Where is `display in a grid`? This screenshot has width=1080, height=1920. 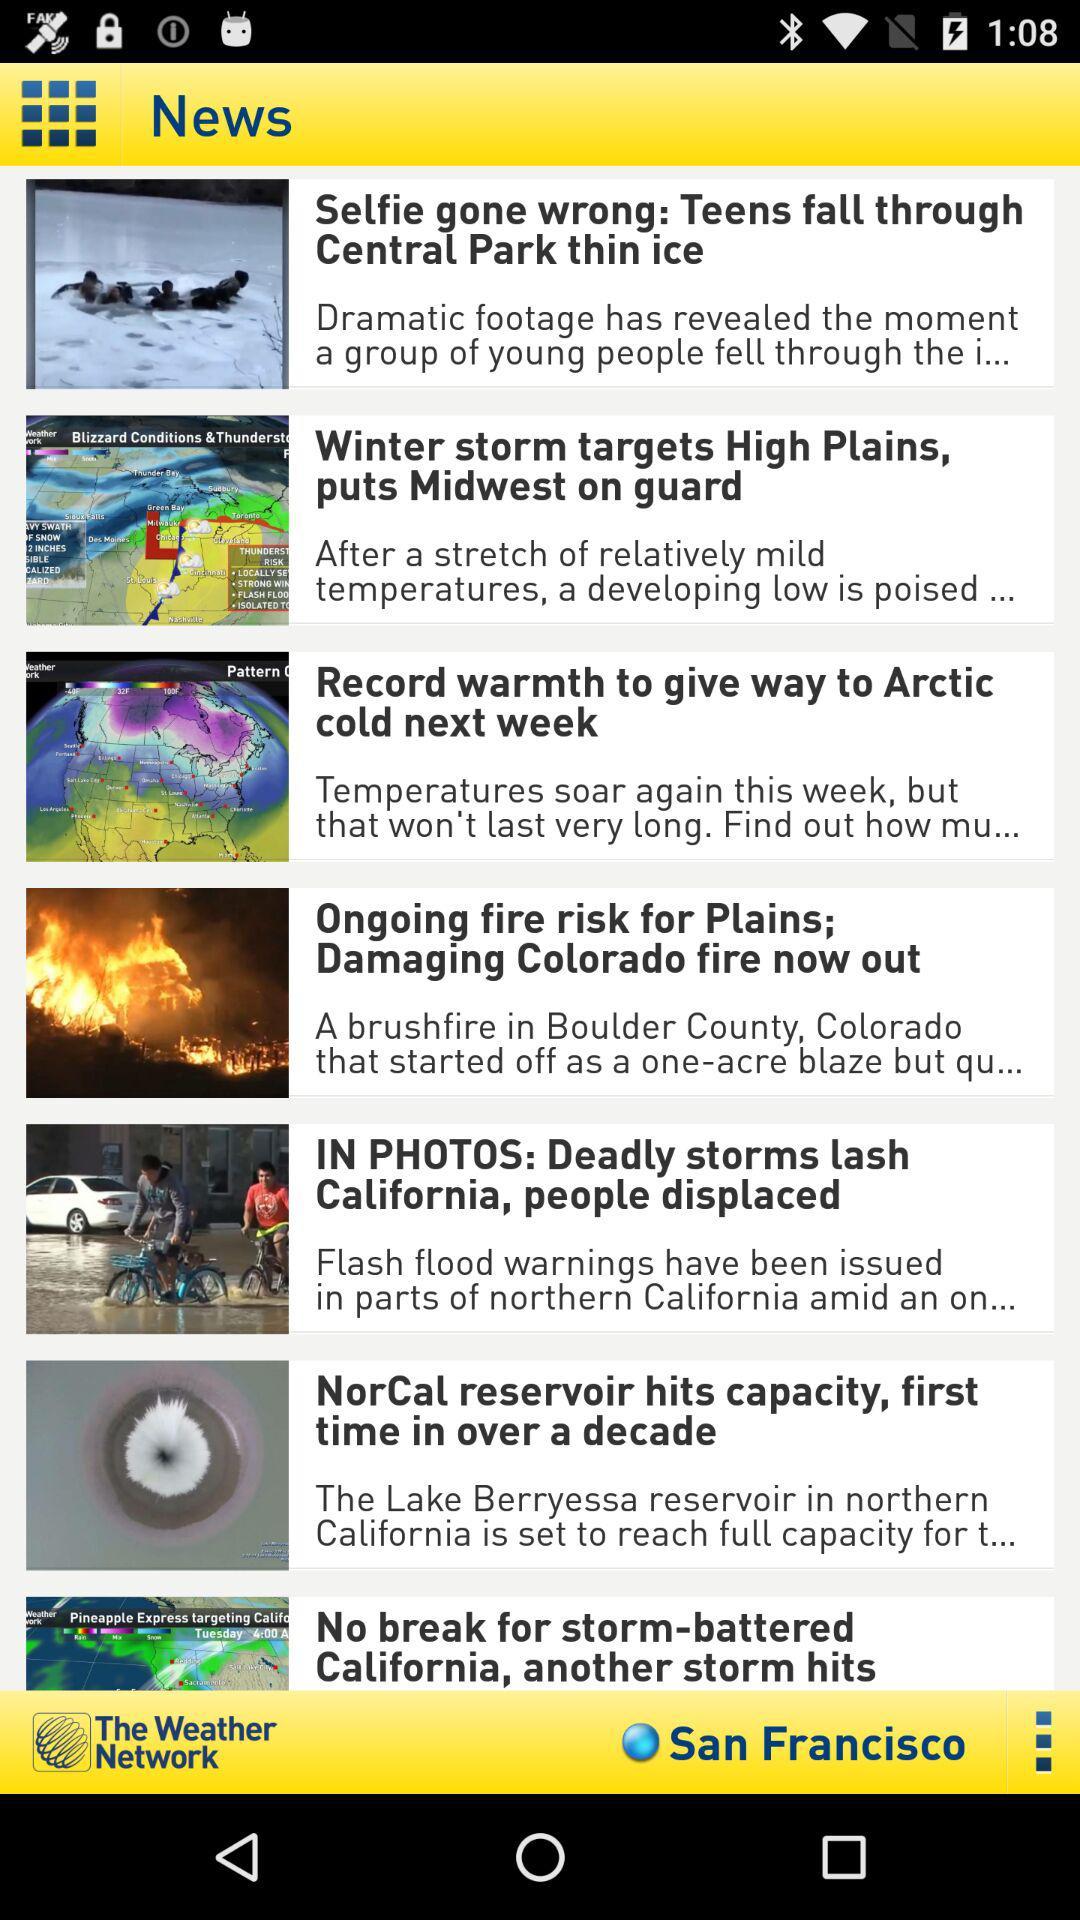 display in a grid is located at coordinates (59, 113).